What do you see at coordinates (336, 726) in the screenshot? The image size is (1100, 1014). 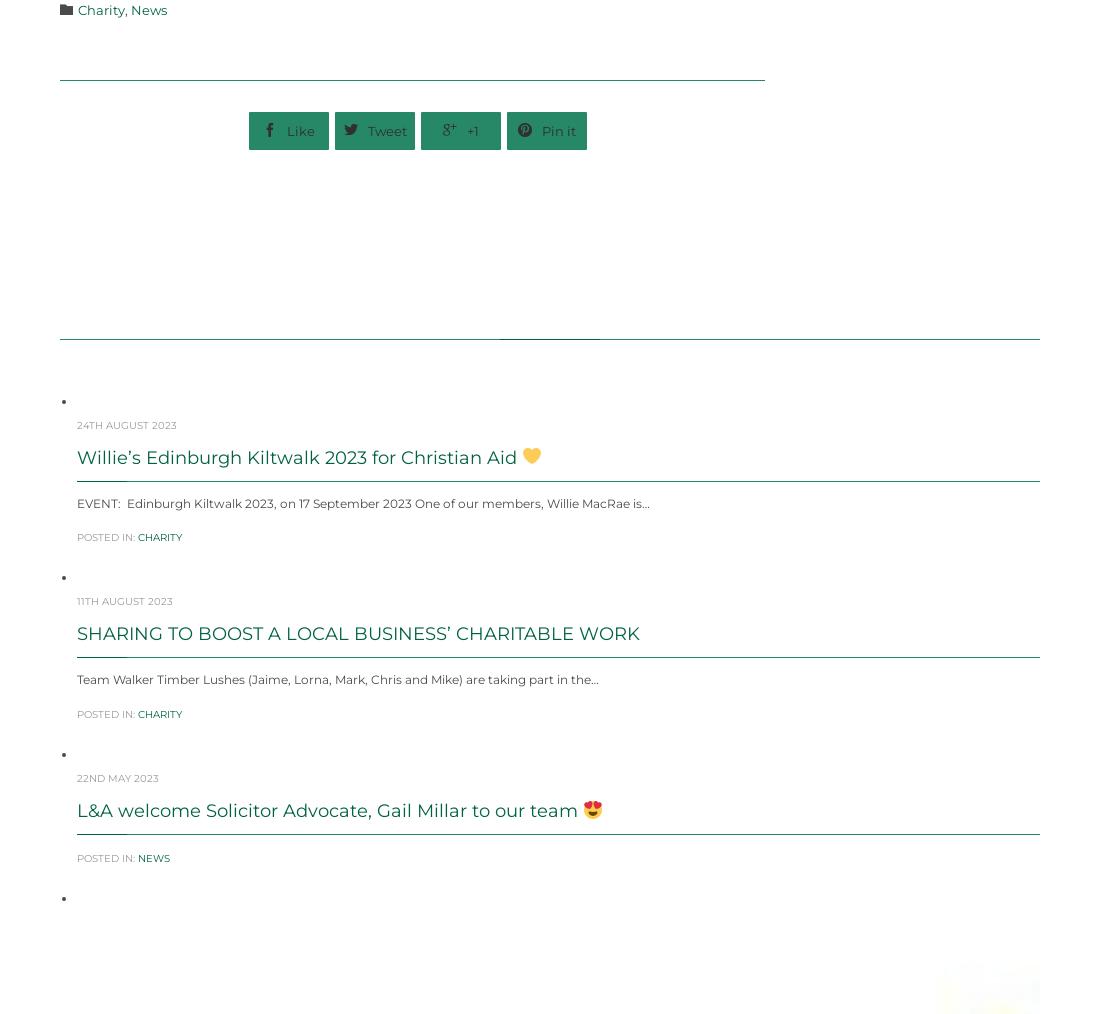 I see `'Team Walker Timber Lushes (Jaime, Lorna, Mark, Chris and Mike) are taking part in the…'` at bounding box center [336, 726].